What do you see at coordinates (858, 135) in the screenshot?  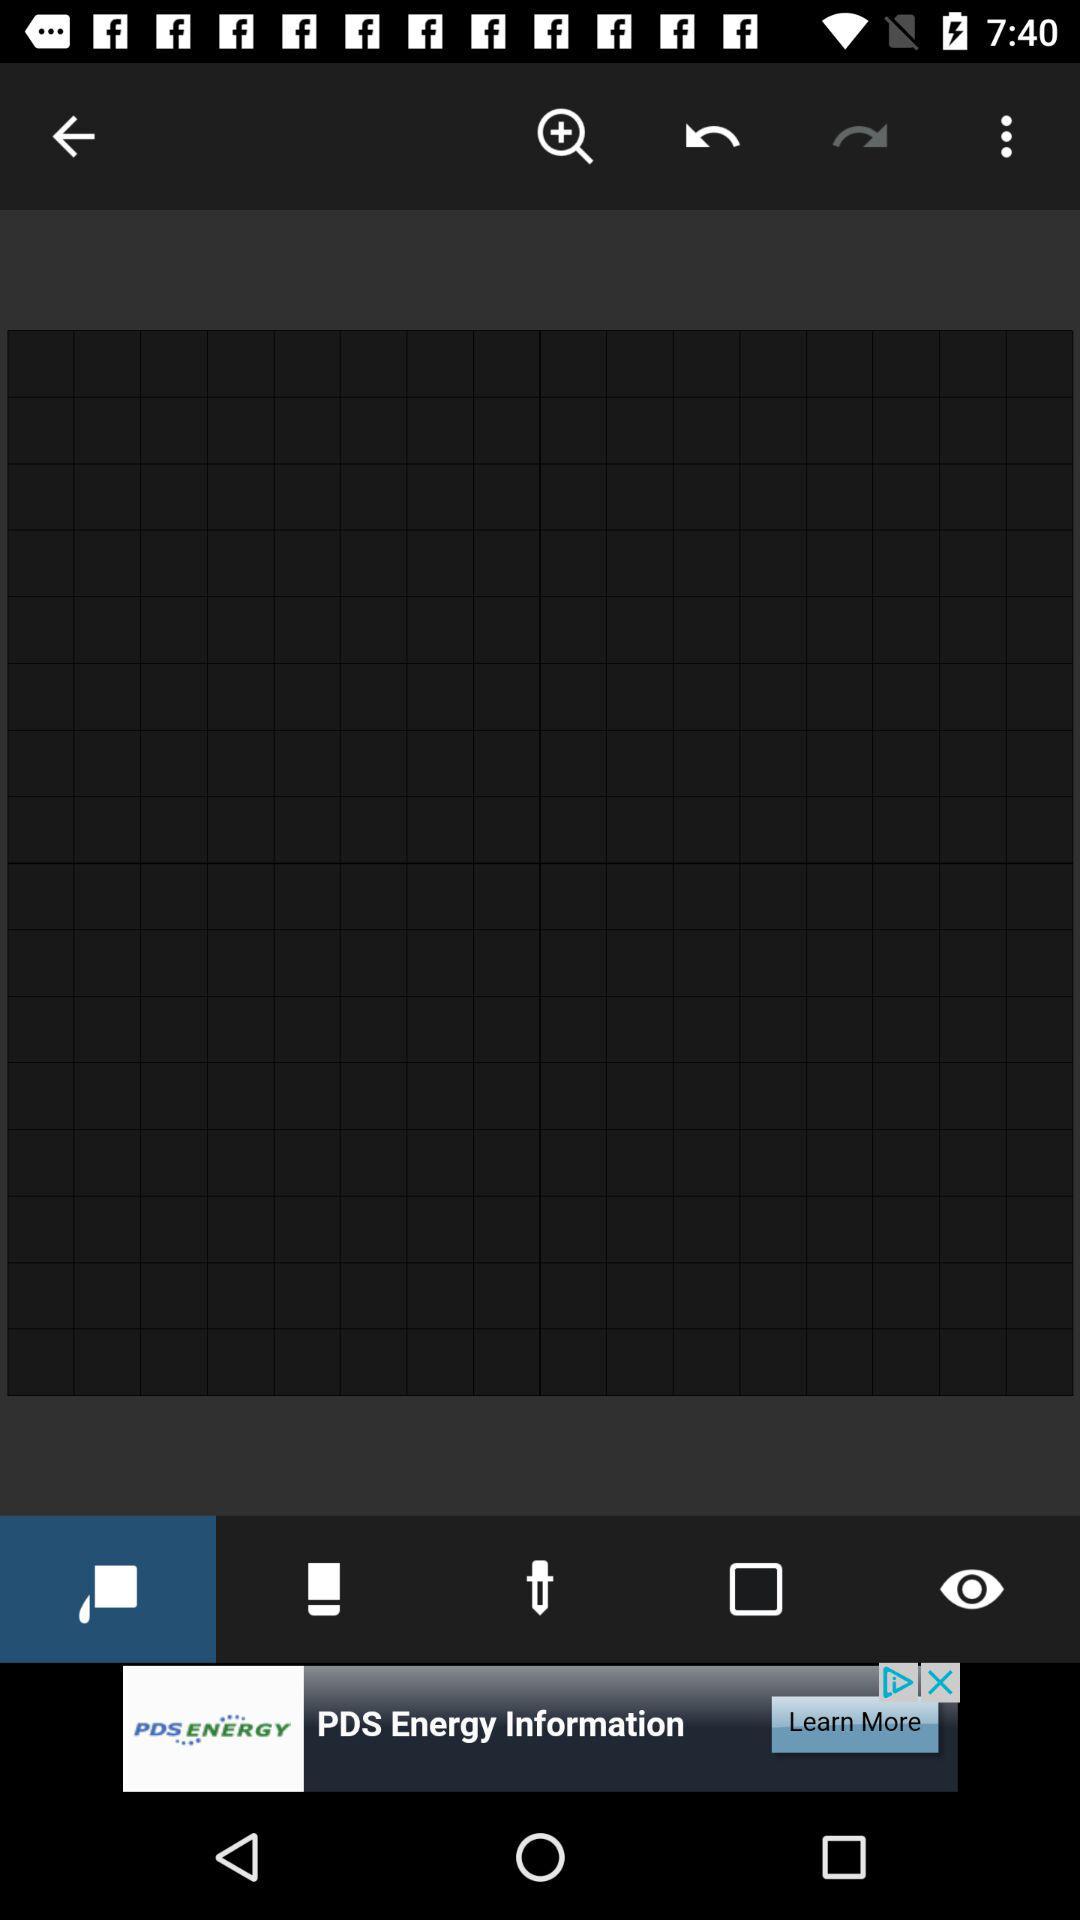 I see `opposite of undo action` at bounding box center [858, 135].